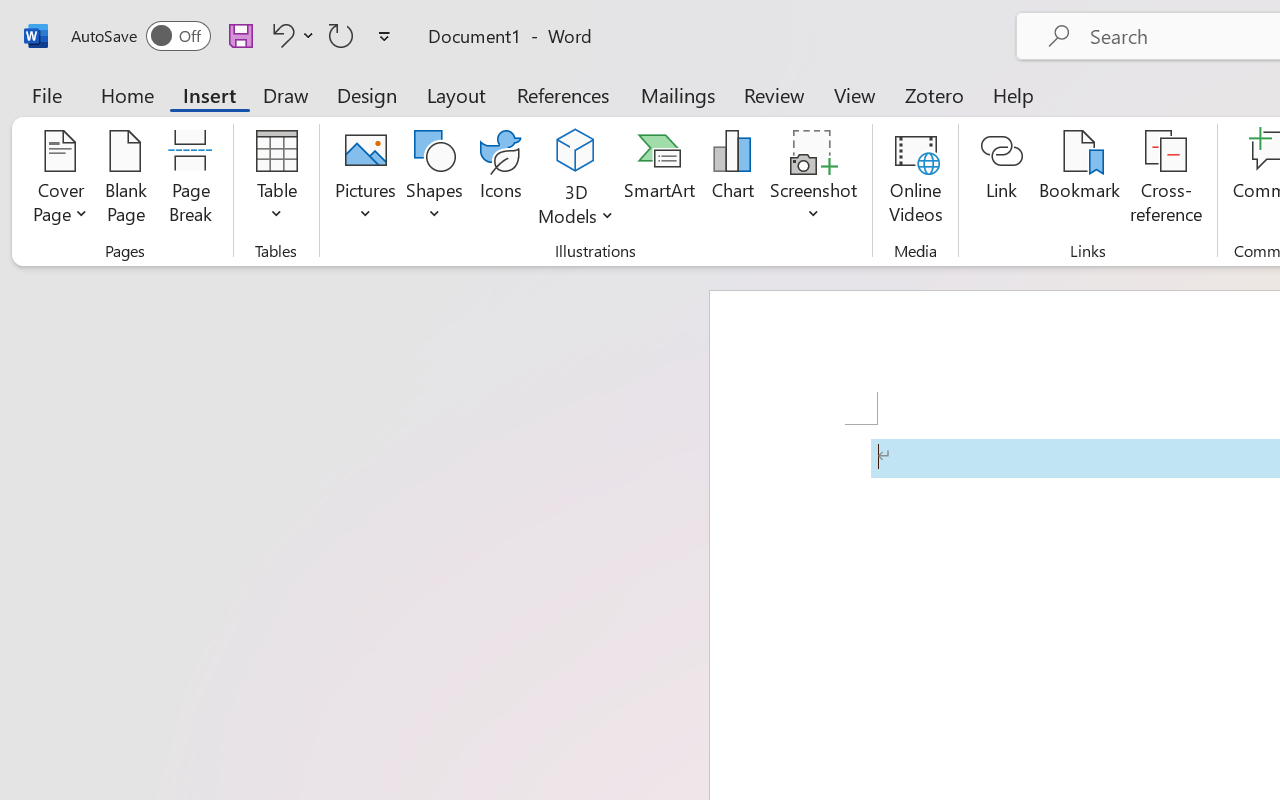 The width and height of the screenshot is (1280, 800). Describe the element at coordinates (276, 179) in the screenshot. I see `'Table'` at that location.